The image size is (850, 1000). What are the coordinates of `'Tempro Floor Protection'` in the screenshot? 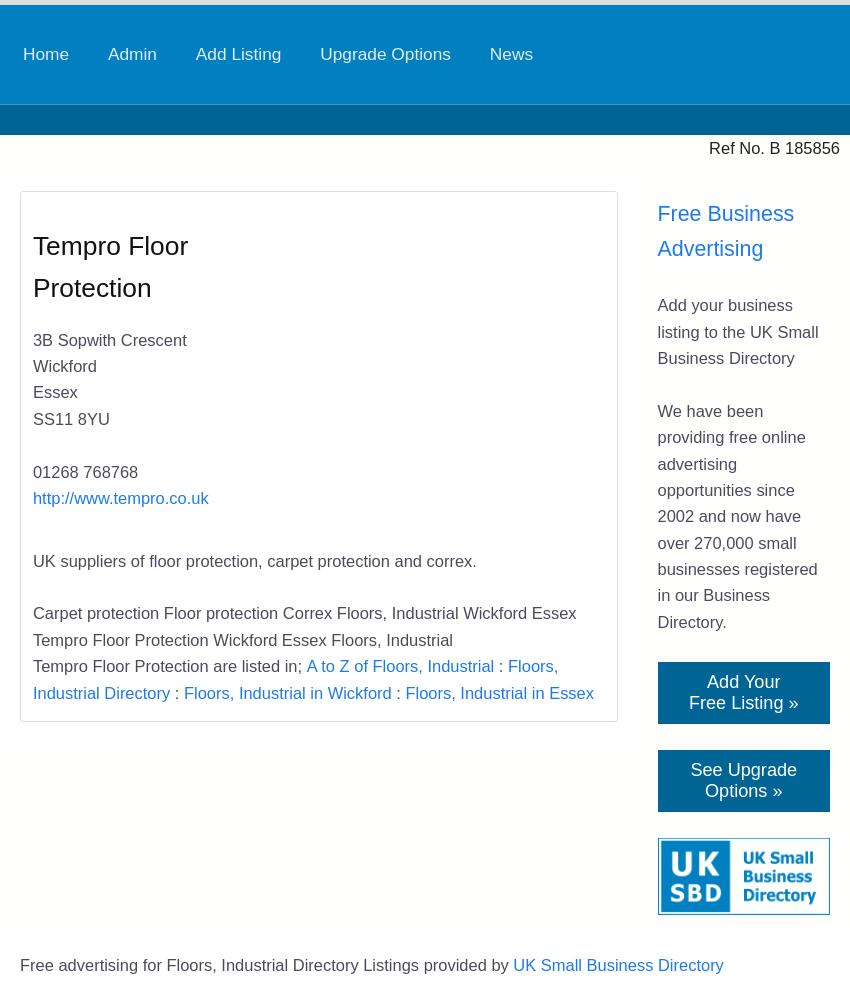 It's located at (108, 266).